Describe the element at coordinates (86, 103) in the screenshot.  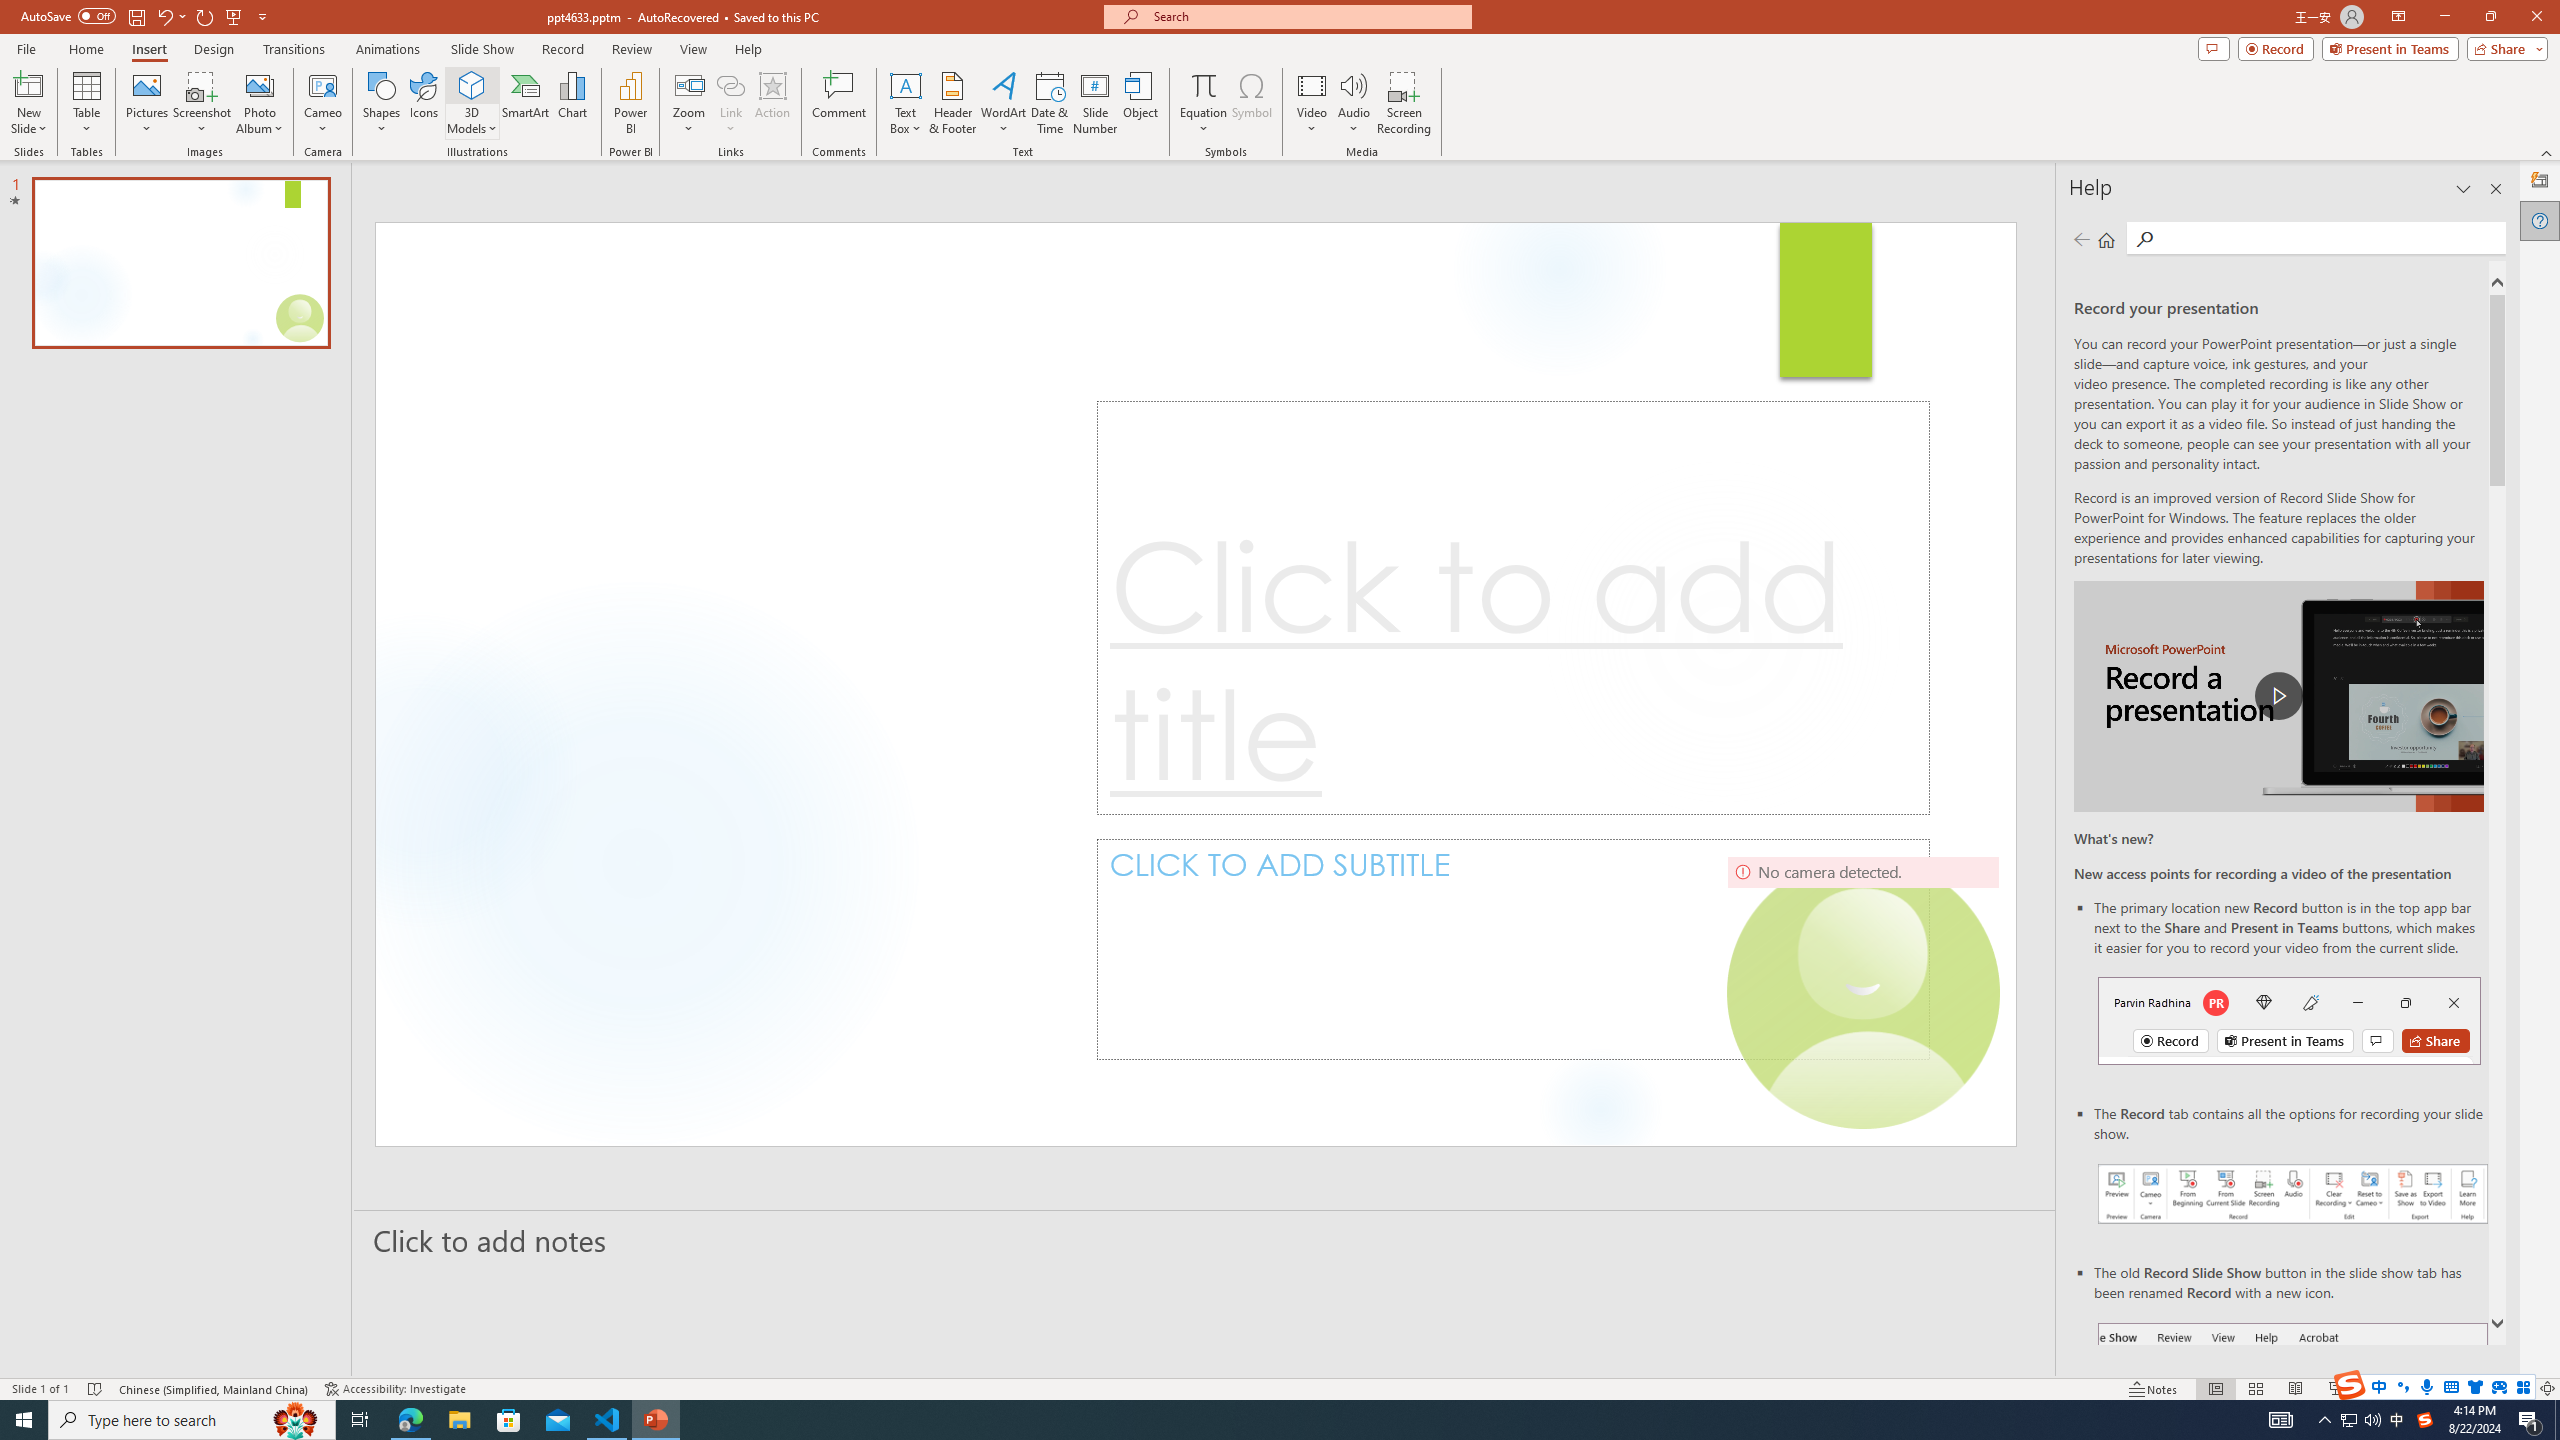
I see `'Table'` at that location.